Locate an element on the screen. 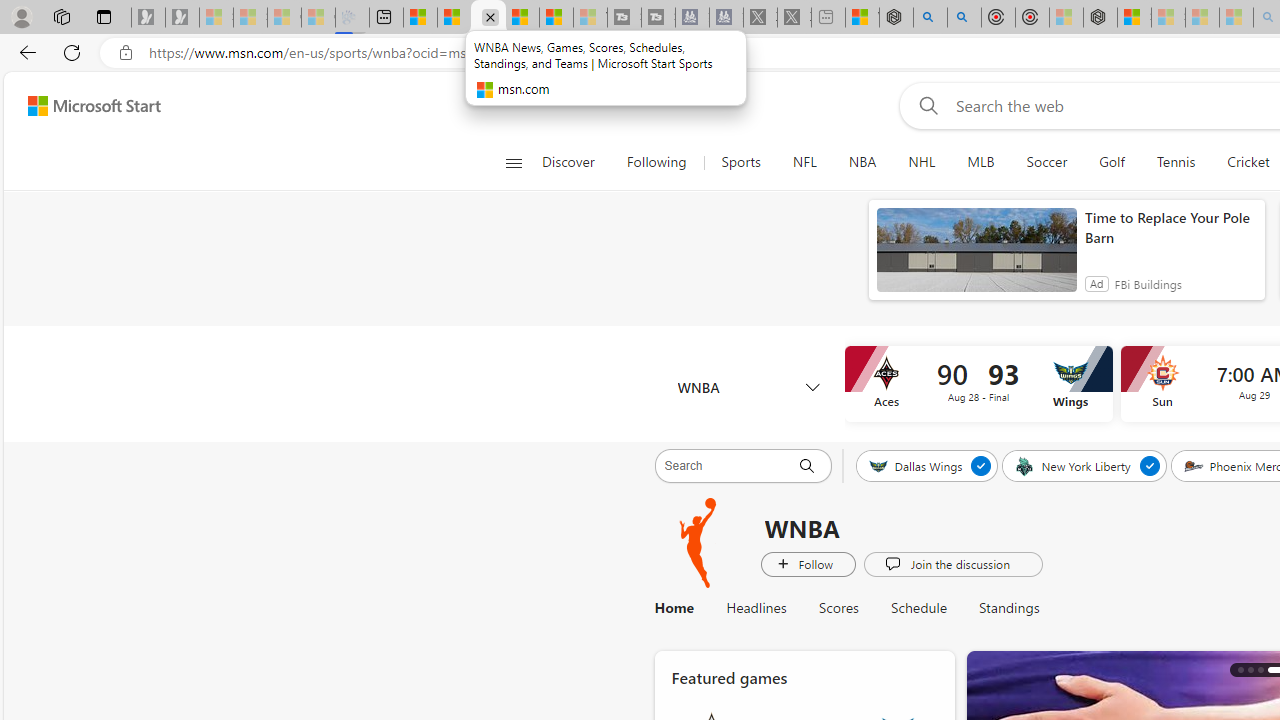 The width and height of the screenshot is (1280, 720). 'poe ++ standard - Search' is located at coordinates (964, 17).